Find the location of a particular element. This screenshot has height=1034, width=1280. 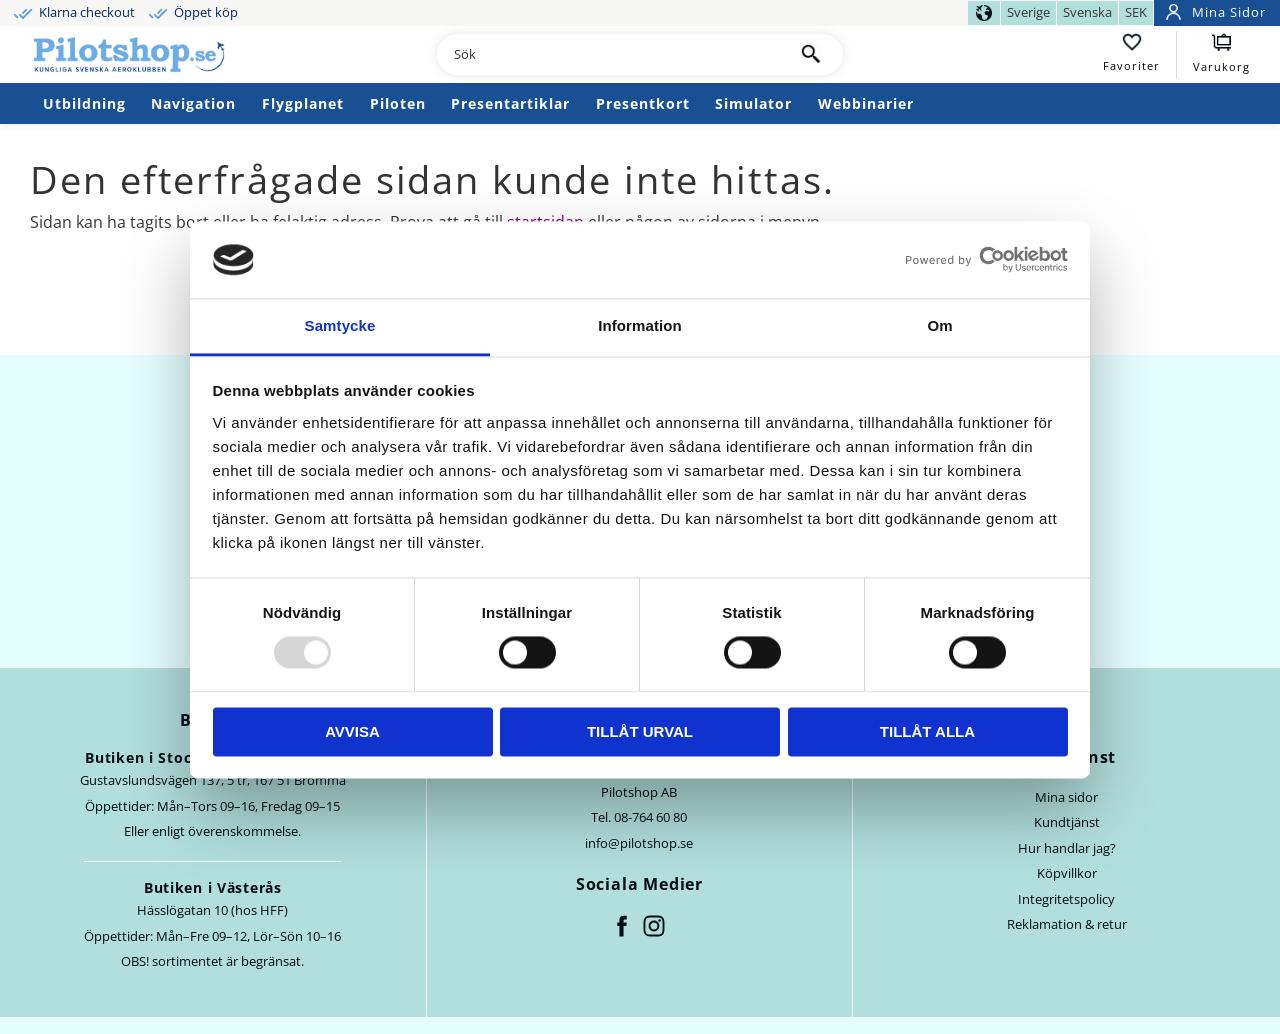

'Navigation' is located at coordinates (193, 102).